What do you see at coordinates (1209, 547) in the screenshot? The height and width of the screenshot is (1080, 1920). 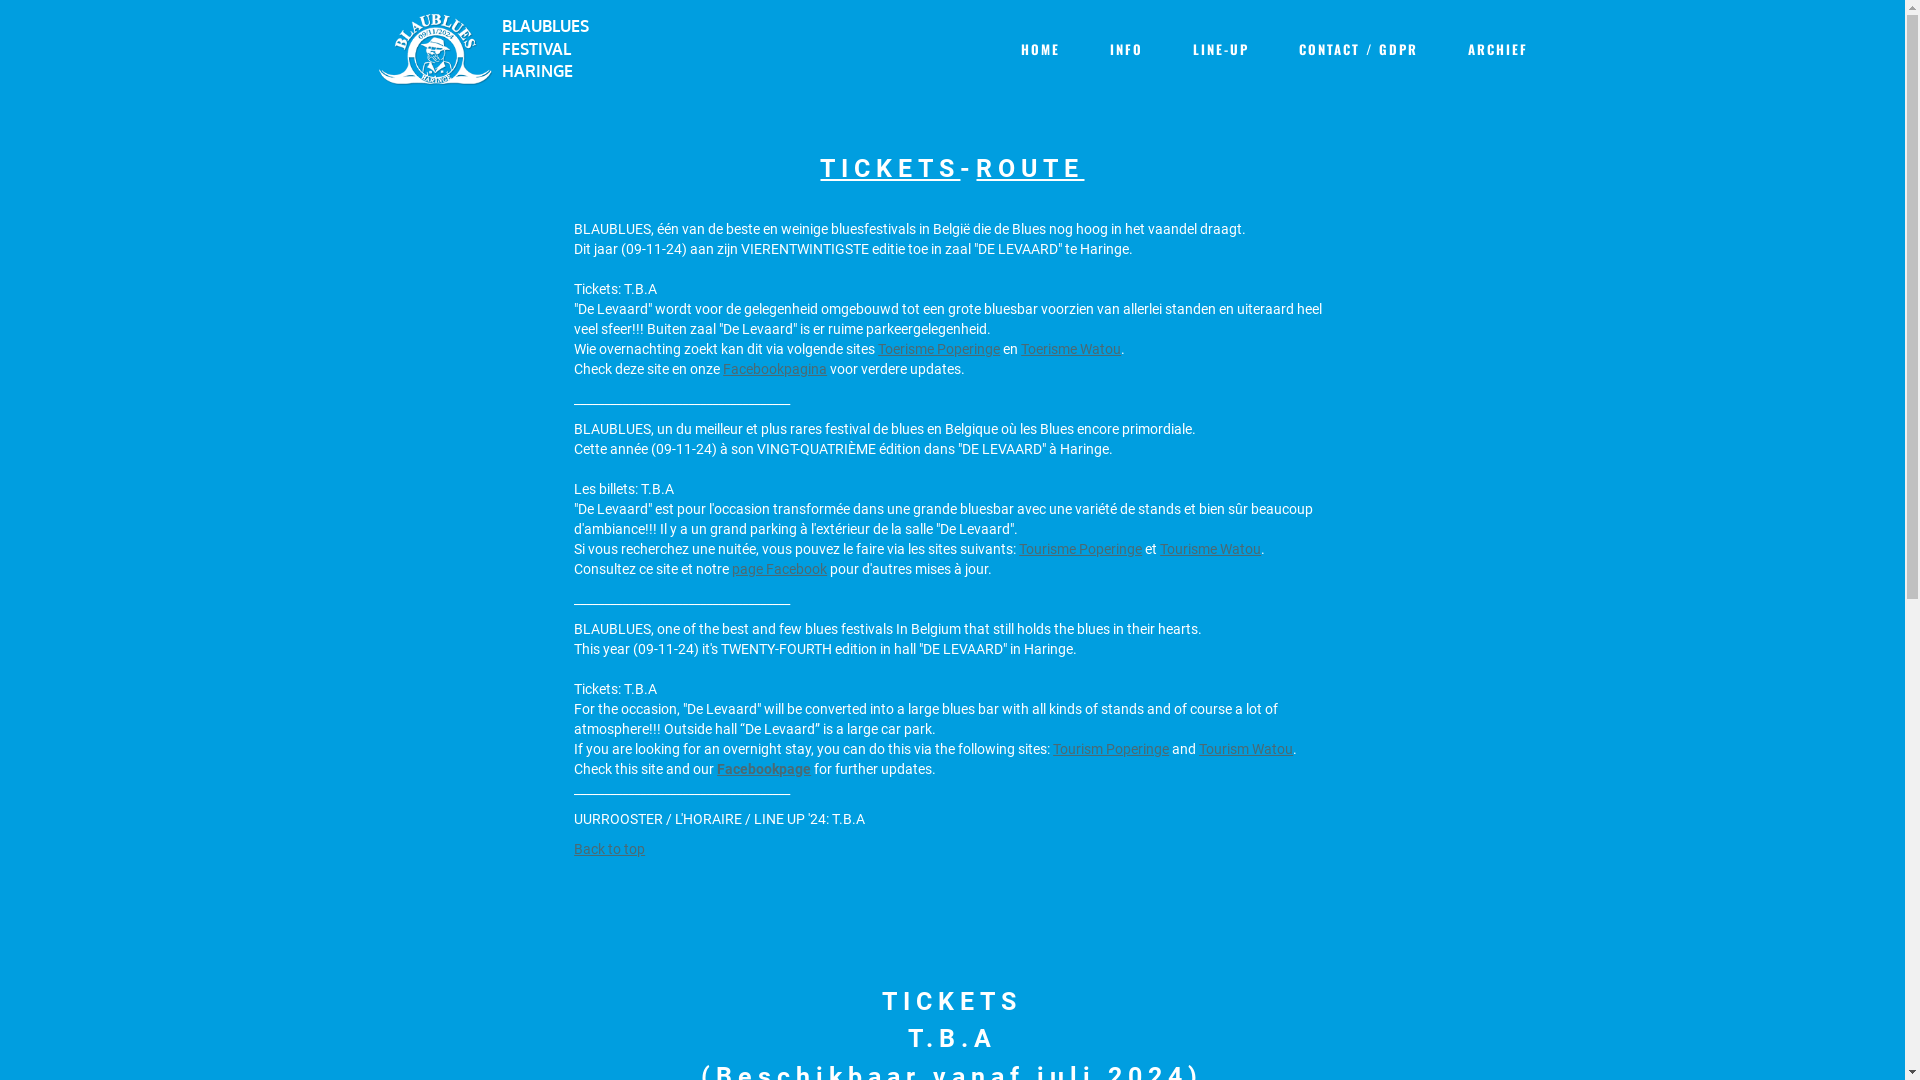 I see `'Tourisme Watou'` at bounding box center [1209, 547].